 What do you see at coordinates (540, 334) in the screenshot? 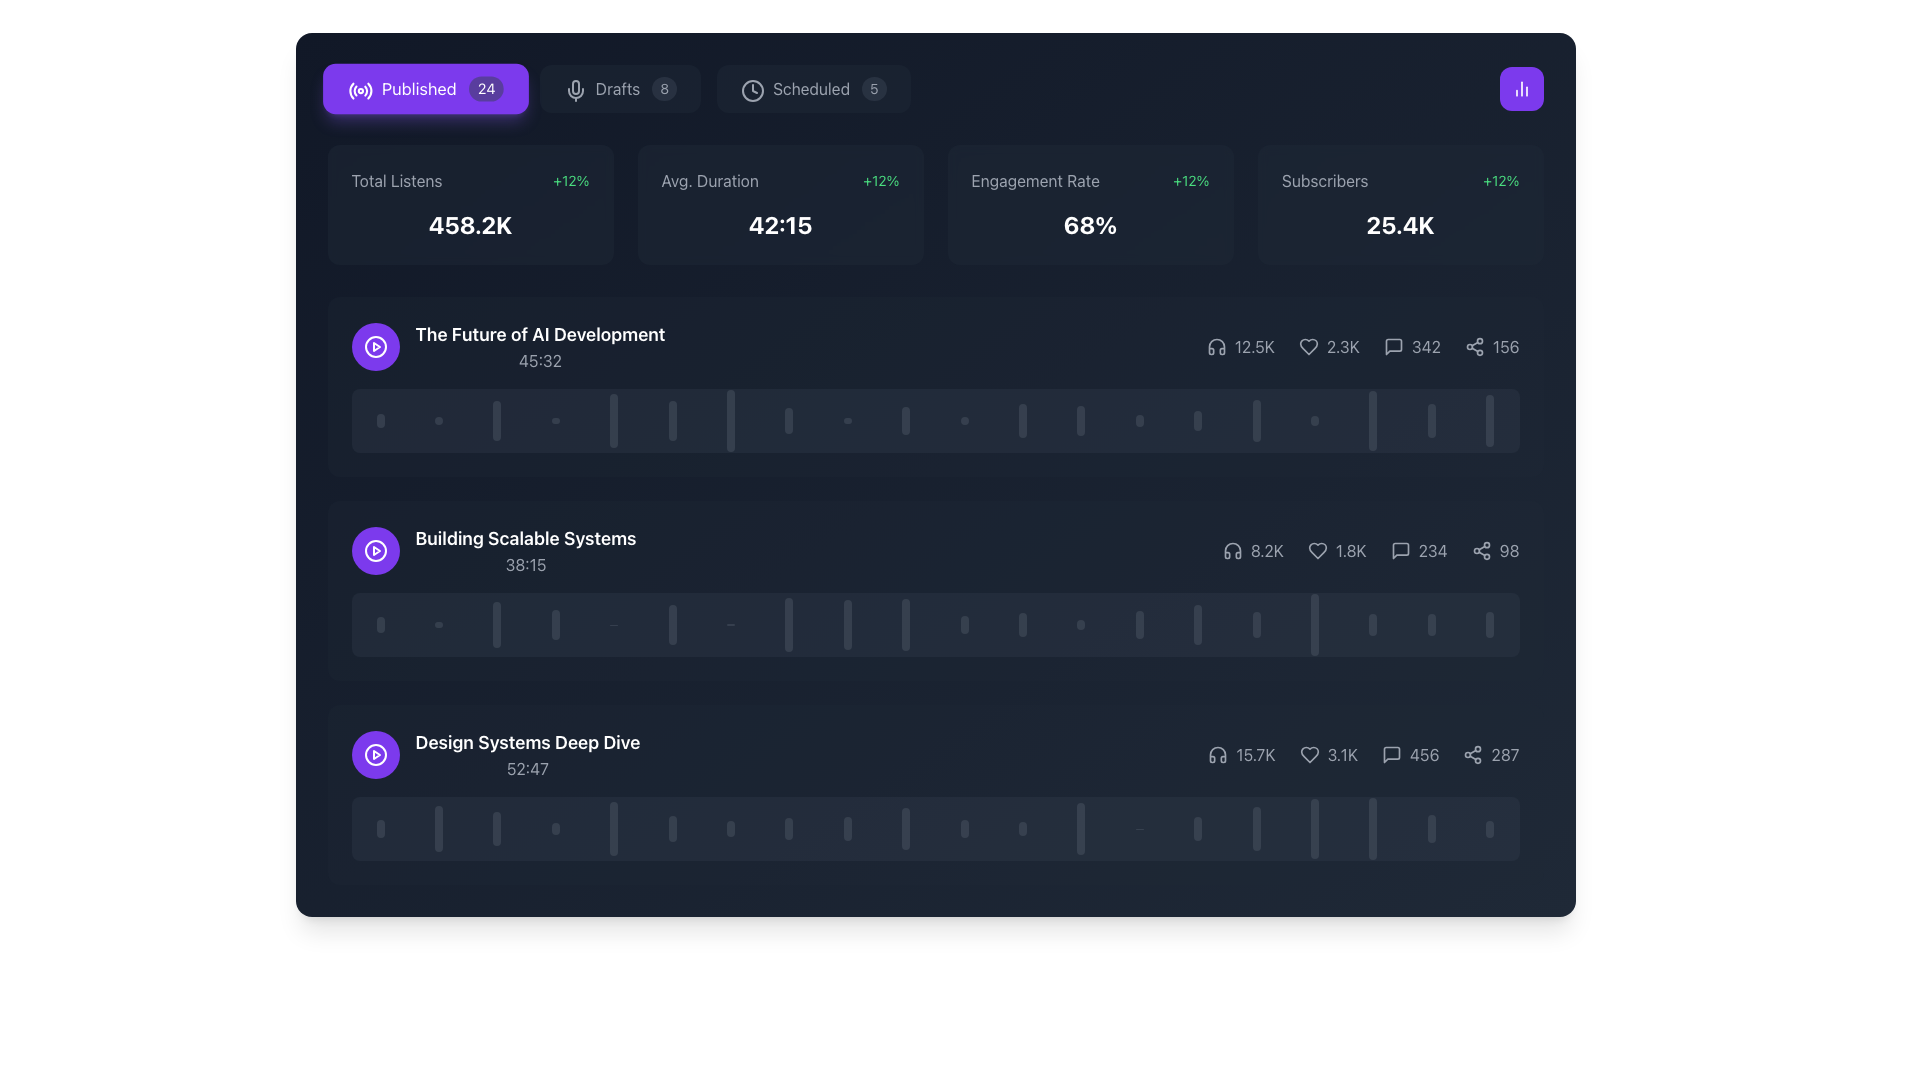
I see `the text label displaying 'The Future of AI Development' which is in a large, bold, white font on a dark background, located in the upper section of a card component` at bounding box center [540, 334].